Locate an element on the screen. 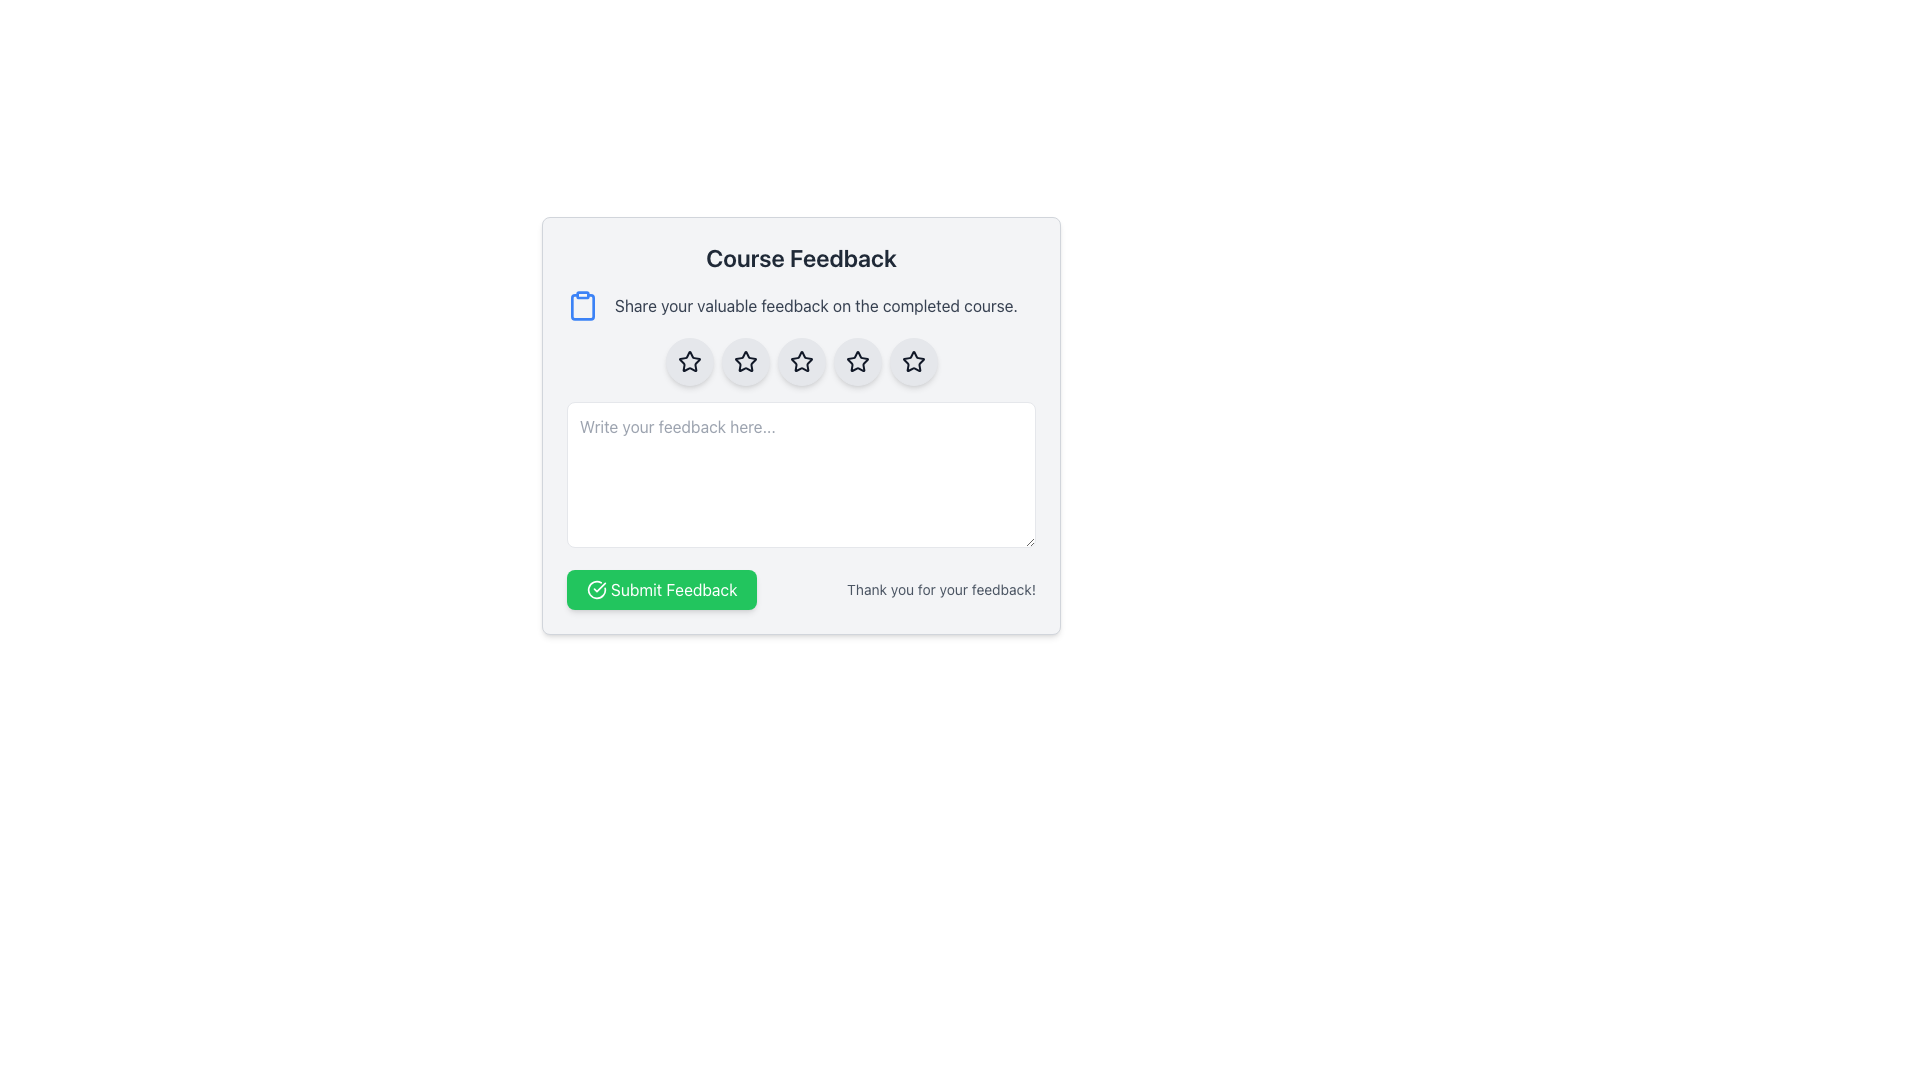 This screenshot has height=1080, width=1920. the second star-shaped rating icon in the feedback section is located at coordinates (744, 362).